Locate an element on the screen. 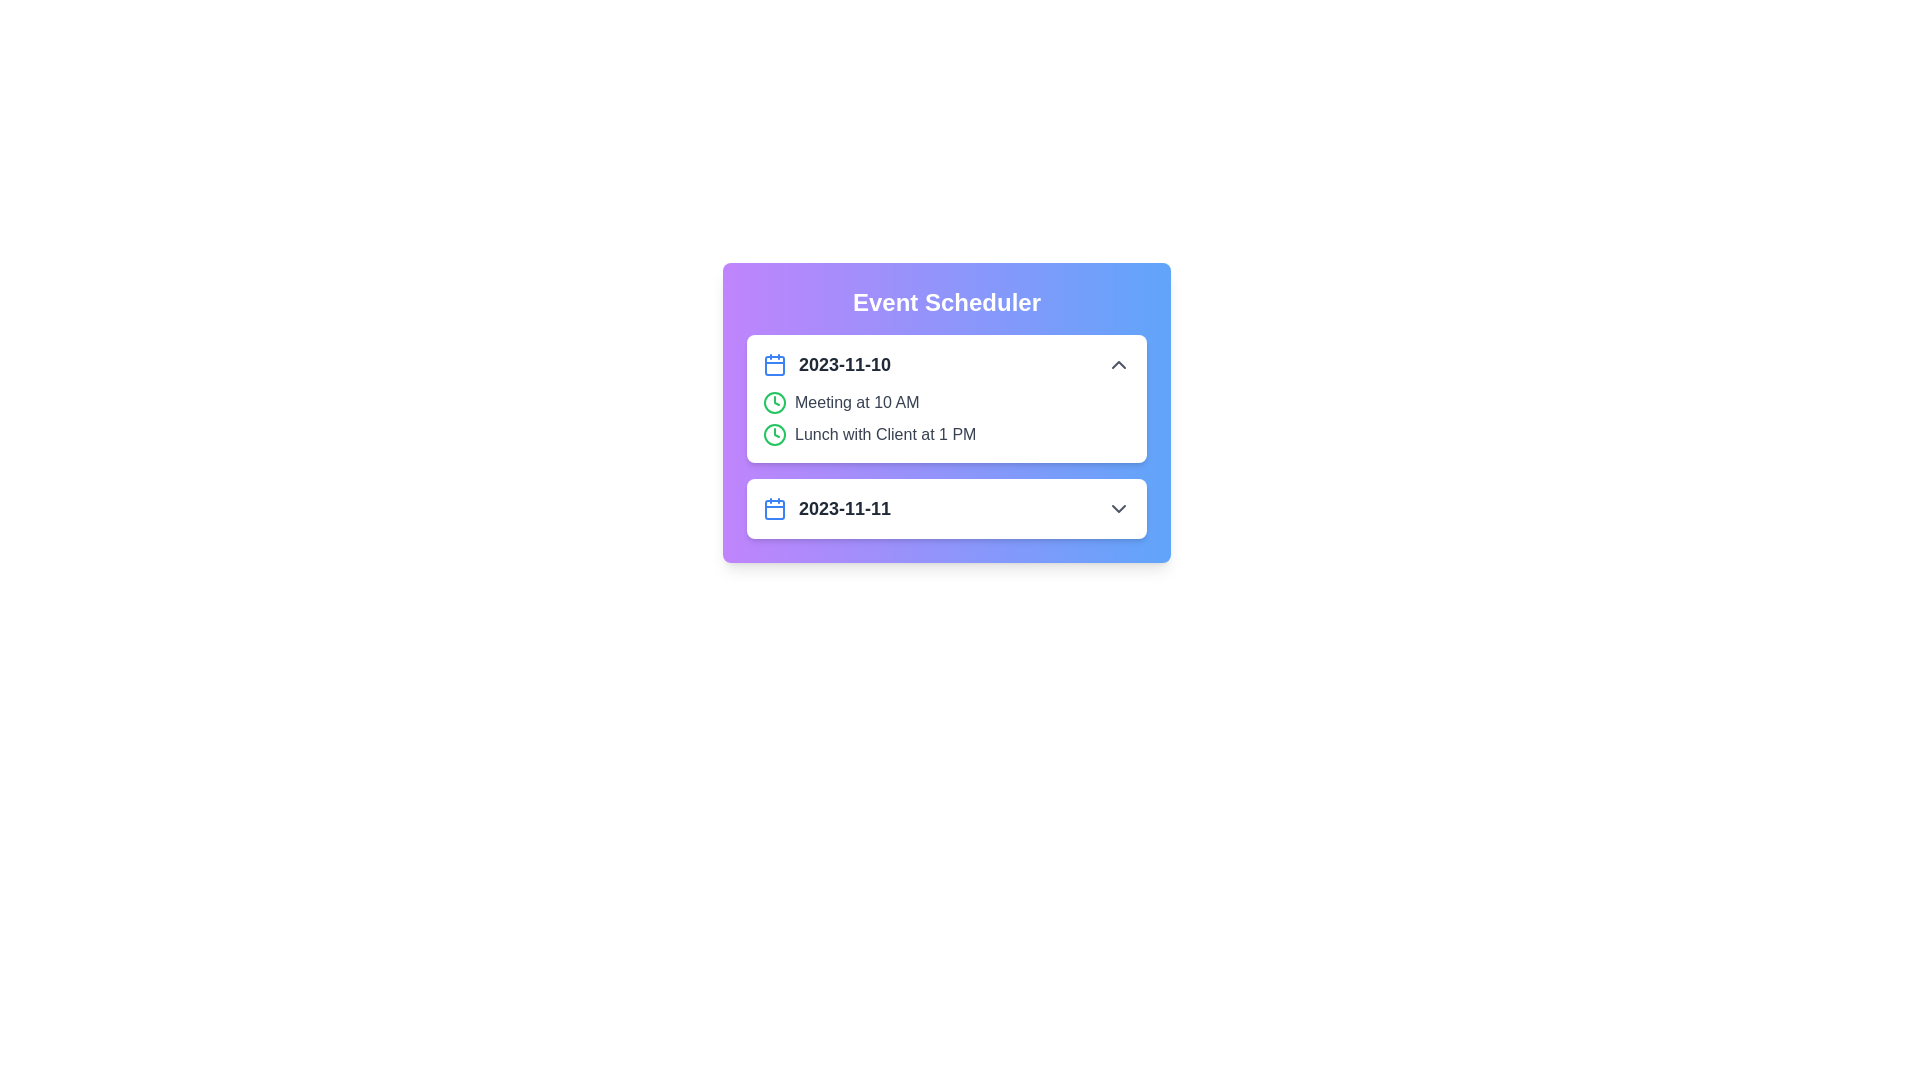 The height and width of the screenshot is (1080, 1920). the calendar icon next to the desired date to identify its events is located at coordinates (773, 365).